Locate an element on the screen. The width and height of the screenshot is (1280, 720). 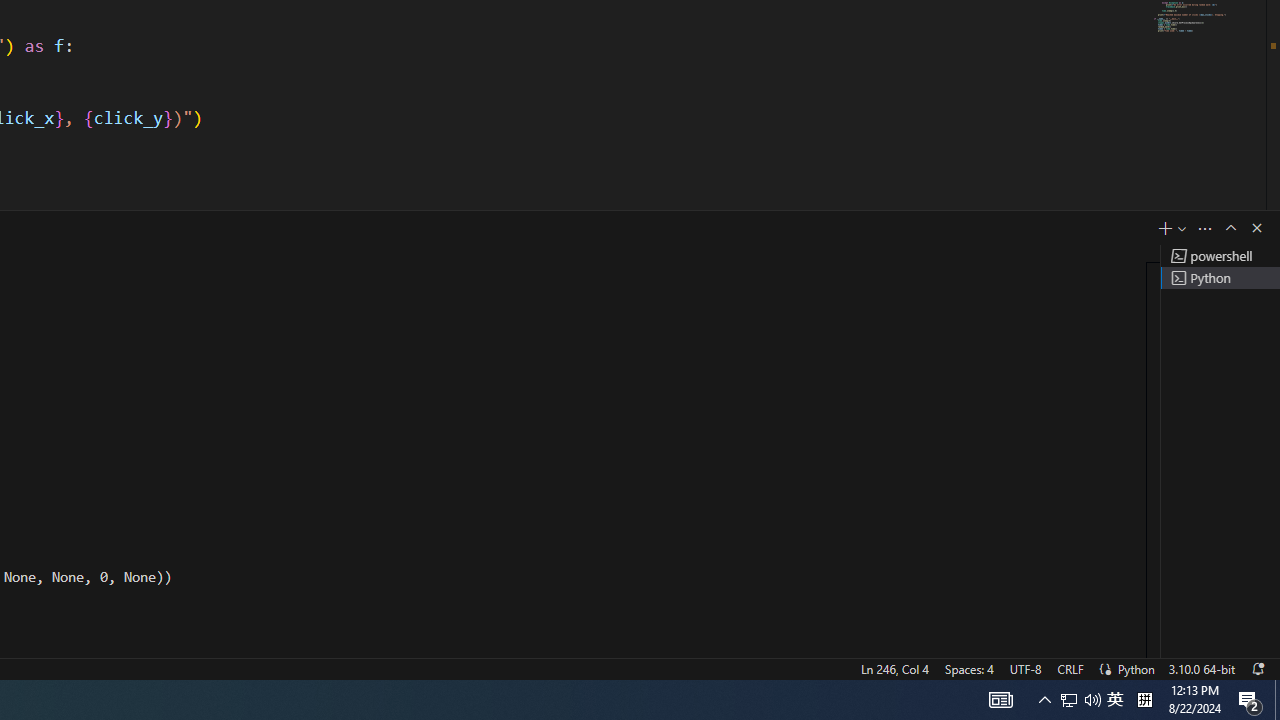
'Maximize Panel Size' is located at coordinates (1229, 226).